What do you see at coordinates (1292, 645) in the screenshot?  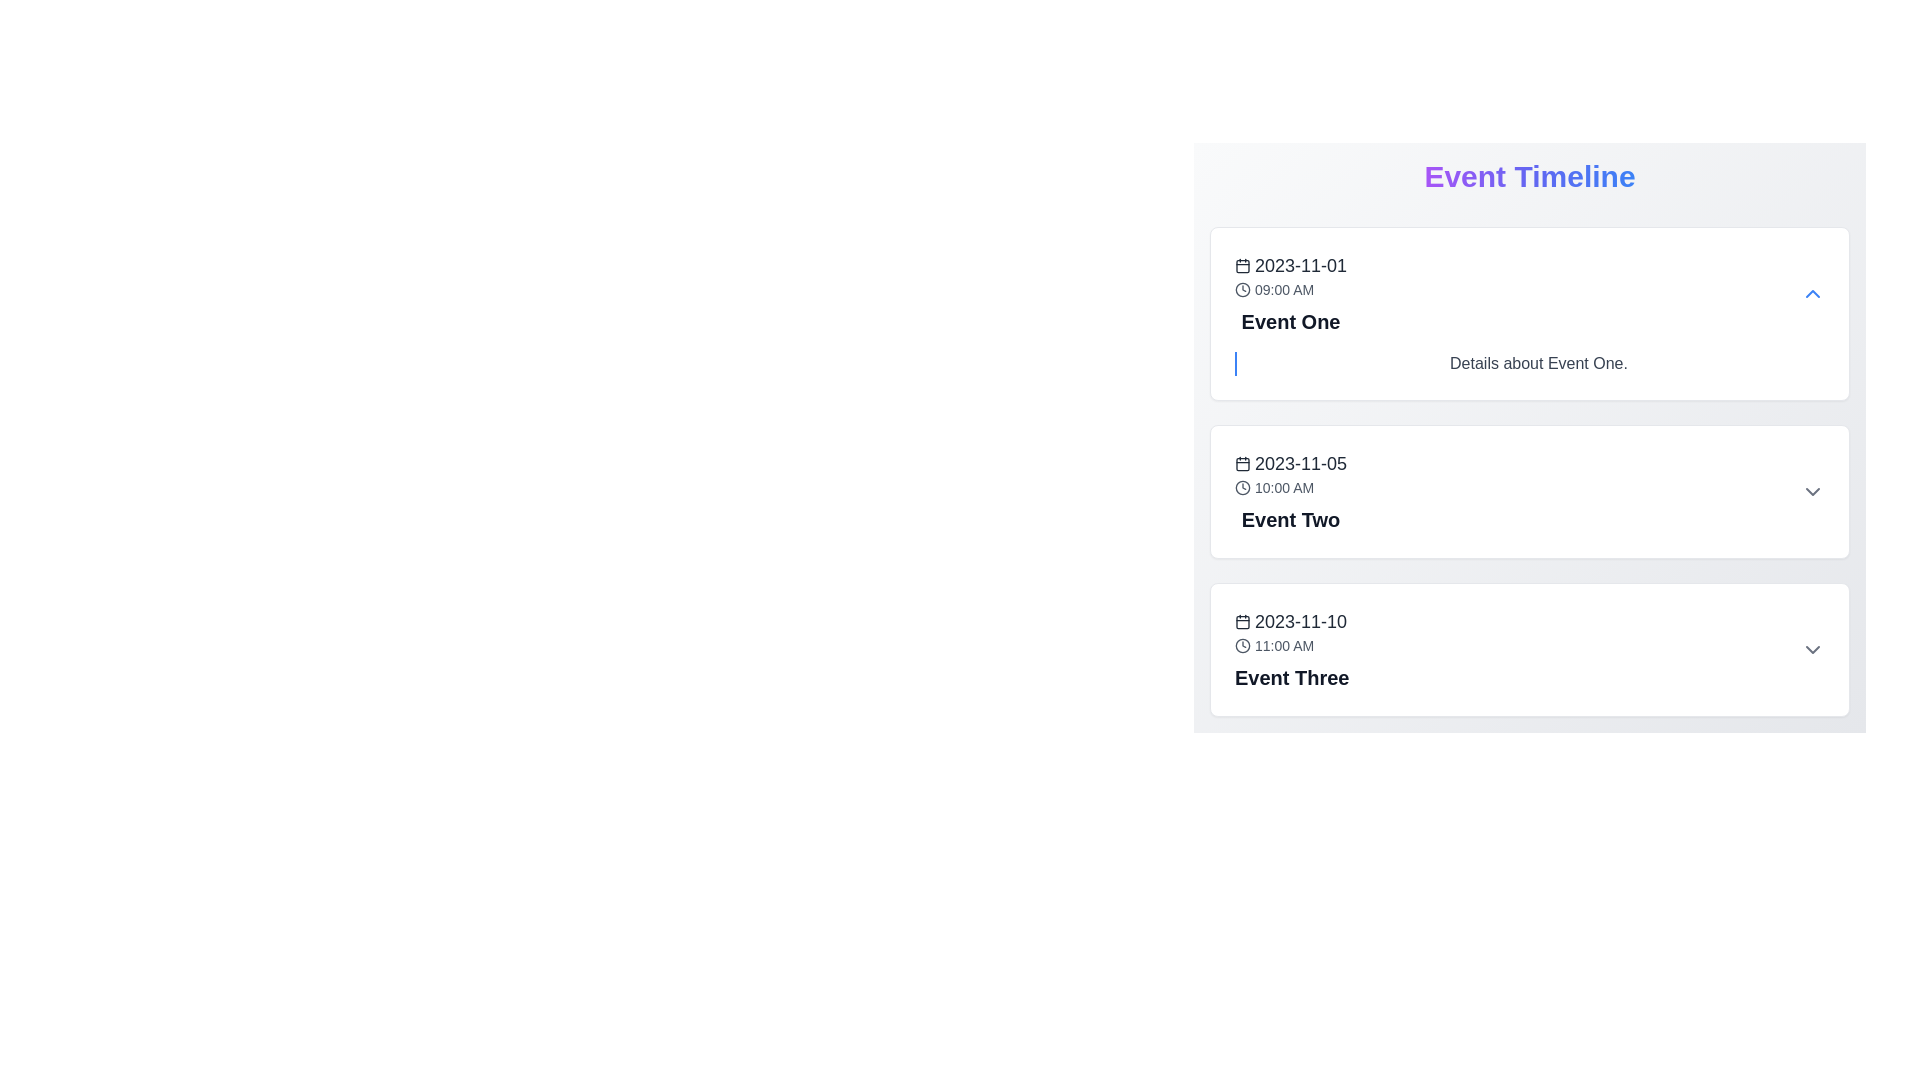 I see `the Time display element indicating the time associated with the event 'Event Three', positioned below the event date '2023-11-10'` at bounding box center [1292, 645].